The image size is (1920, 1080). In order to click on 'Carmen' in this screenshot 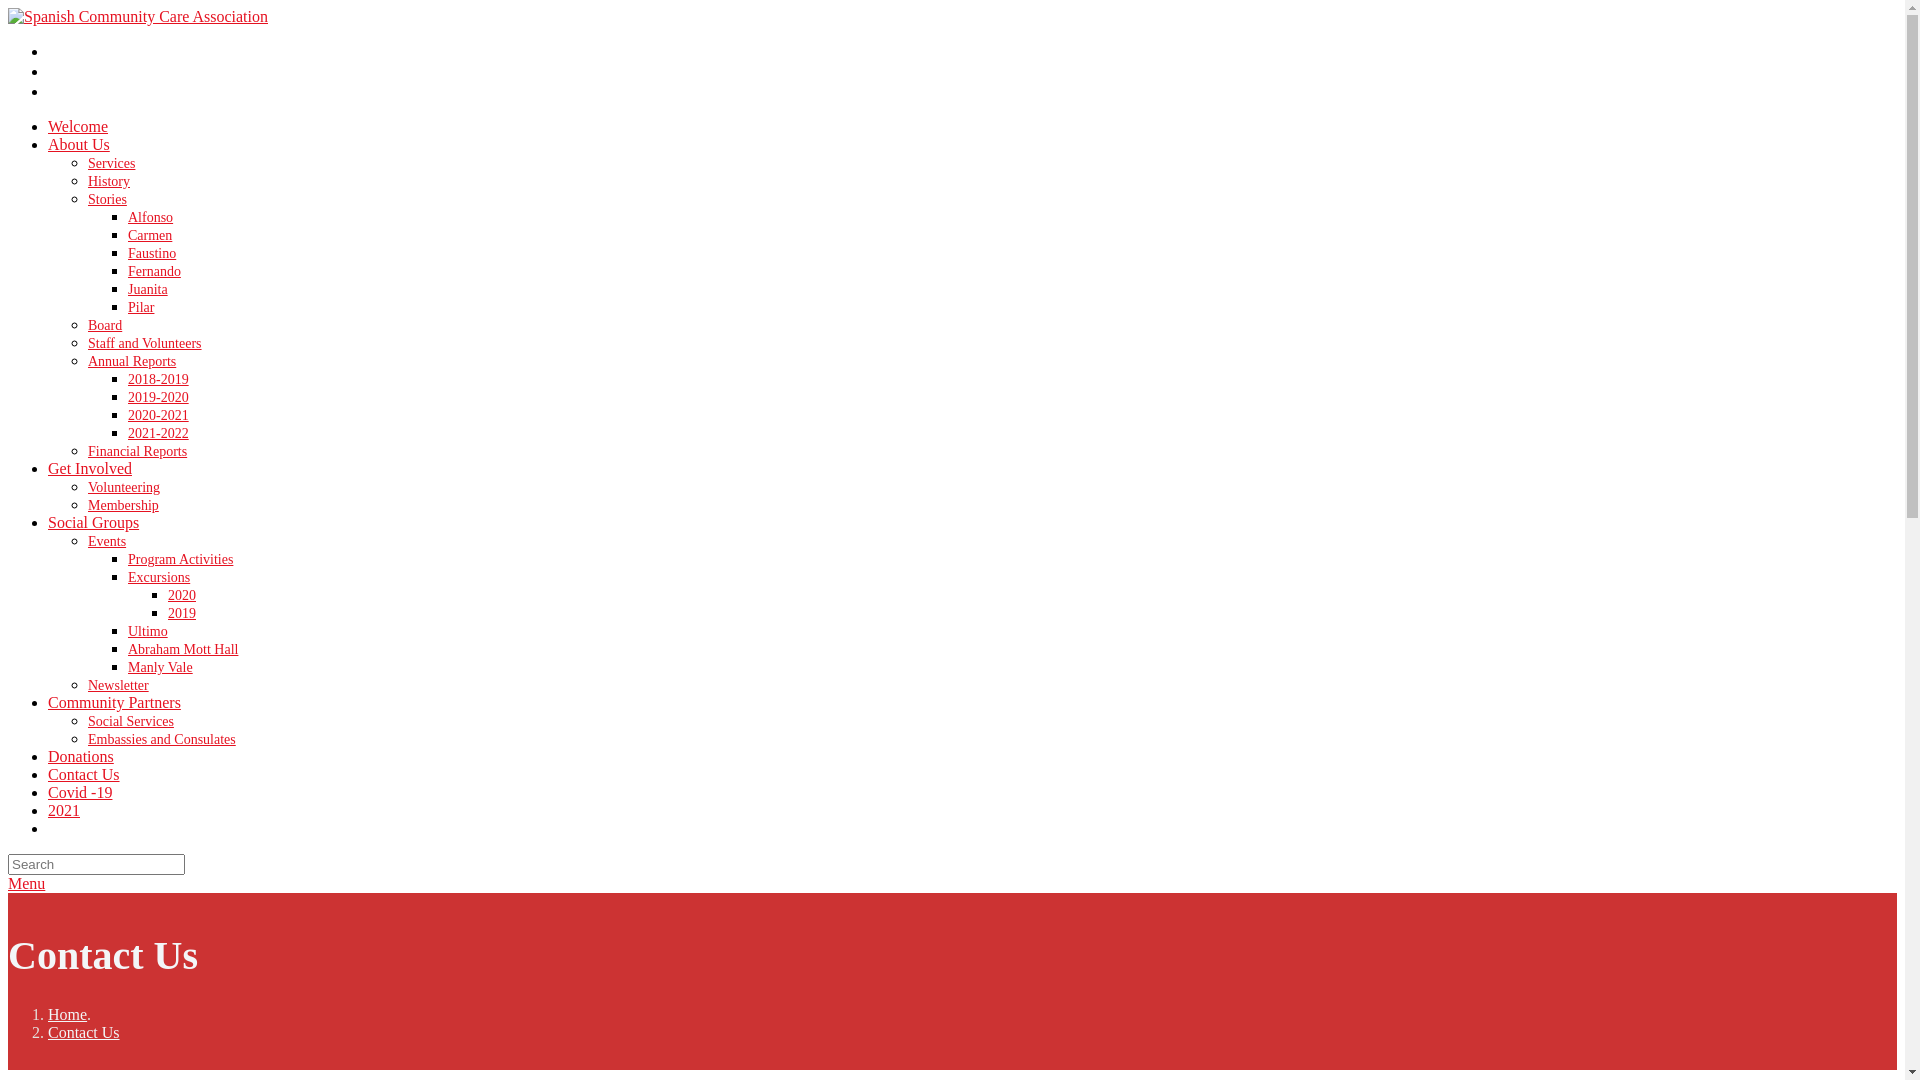, I will do `click(148, 234)`.